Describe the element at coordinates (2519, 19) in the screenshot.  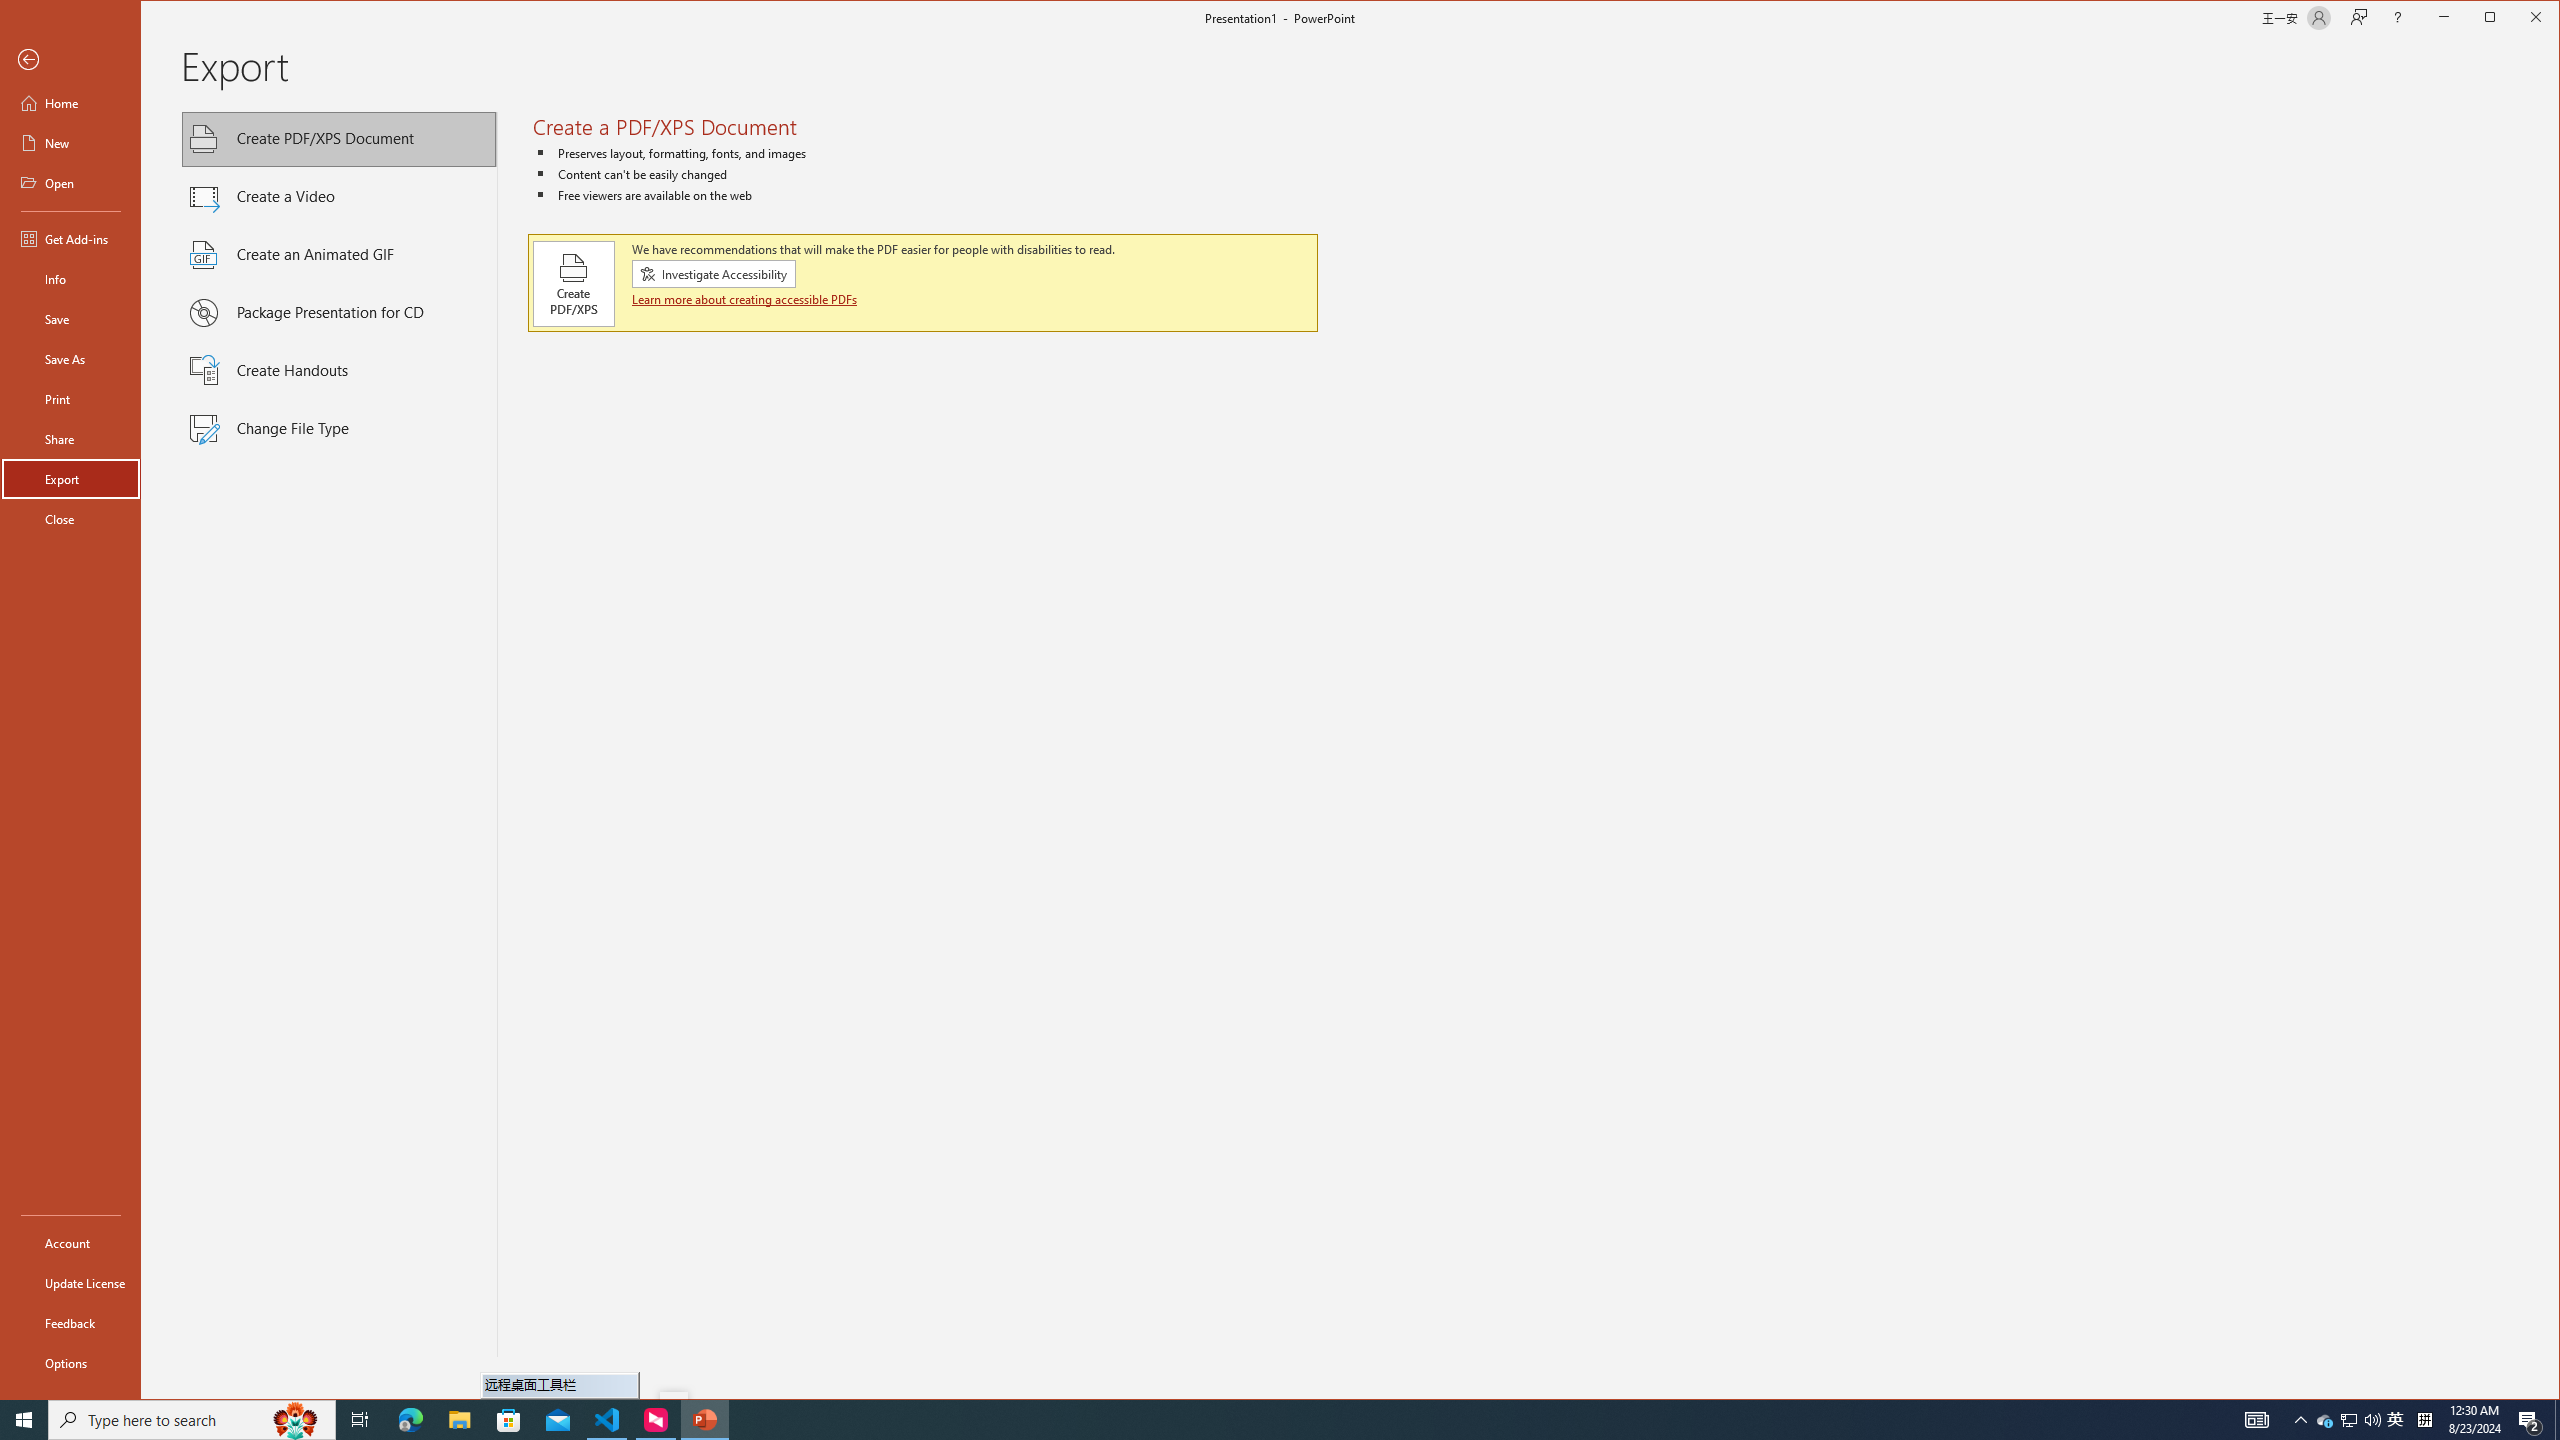
I see `'Maximize'` at that location.